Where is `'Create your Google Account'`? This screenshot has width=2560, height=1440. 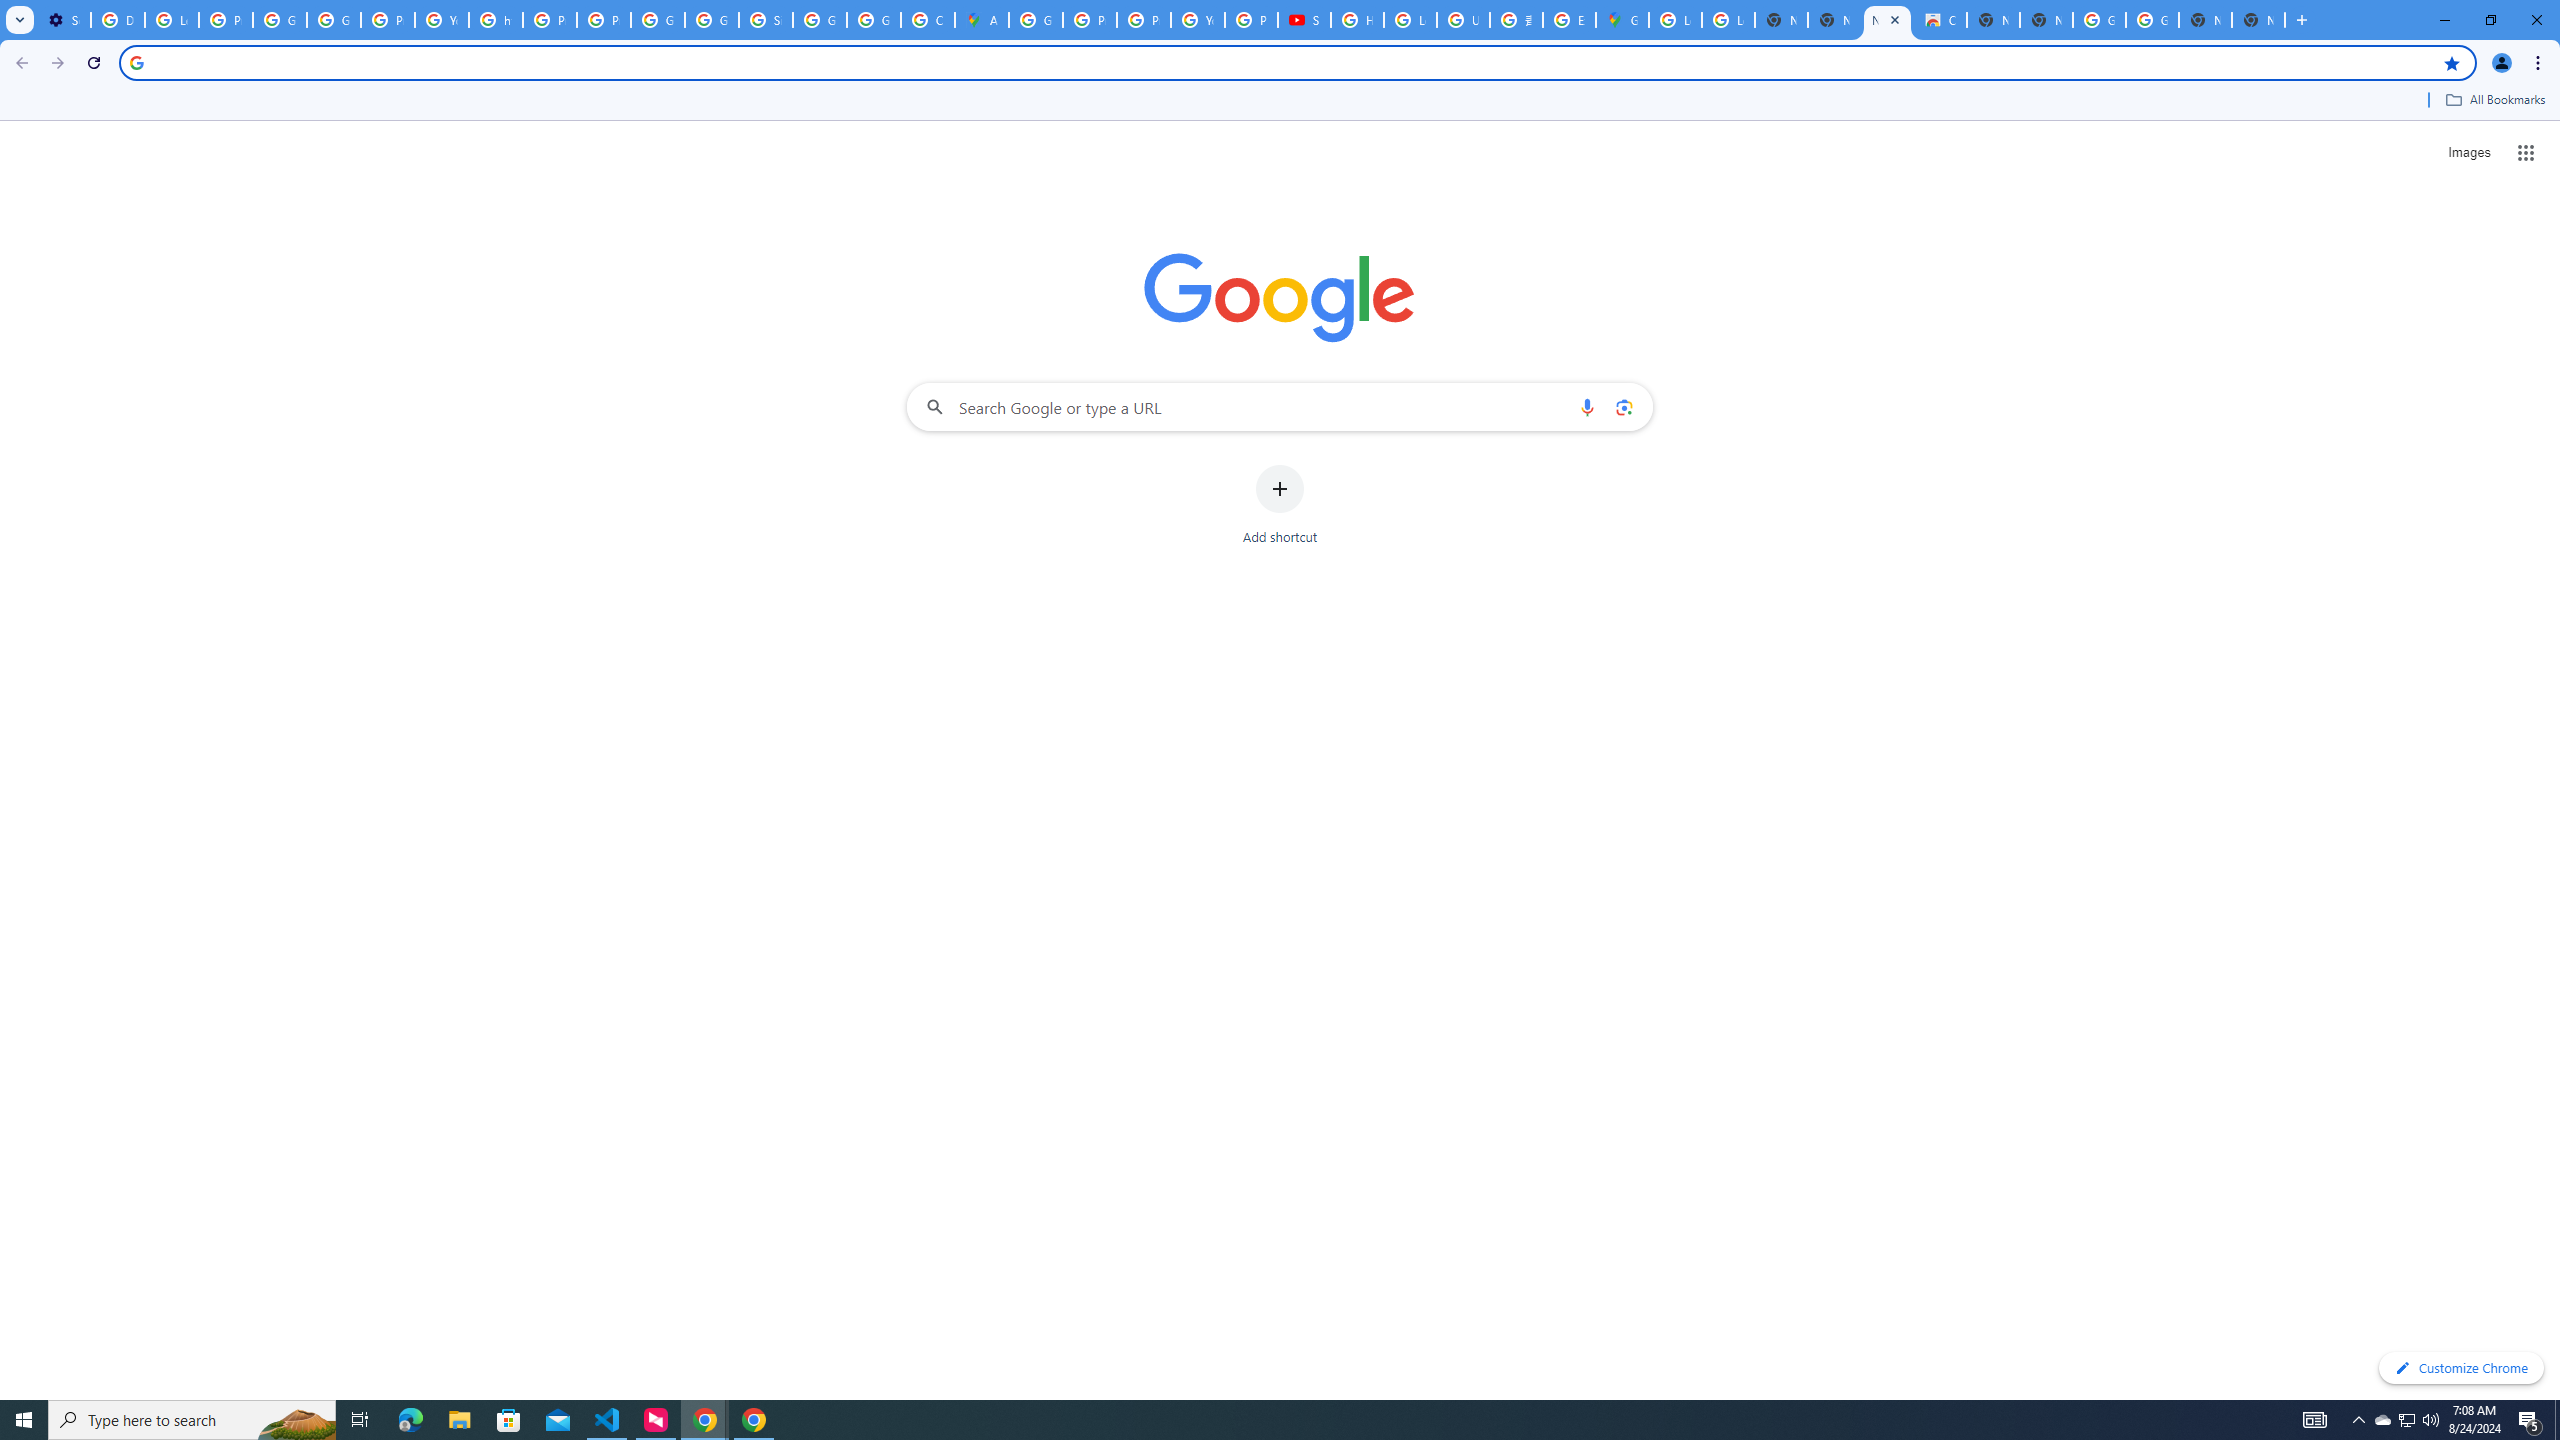
'Create your Google Account' is located at coordinates (928, 19).